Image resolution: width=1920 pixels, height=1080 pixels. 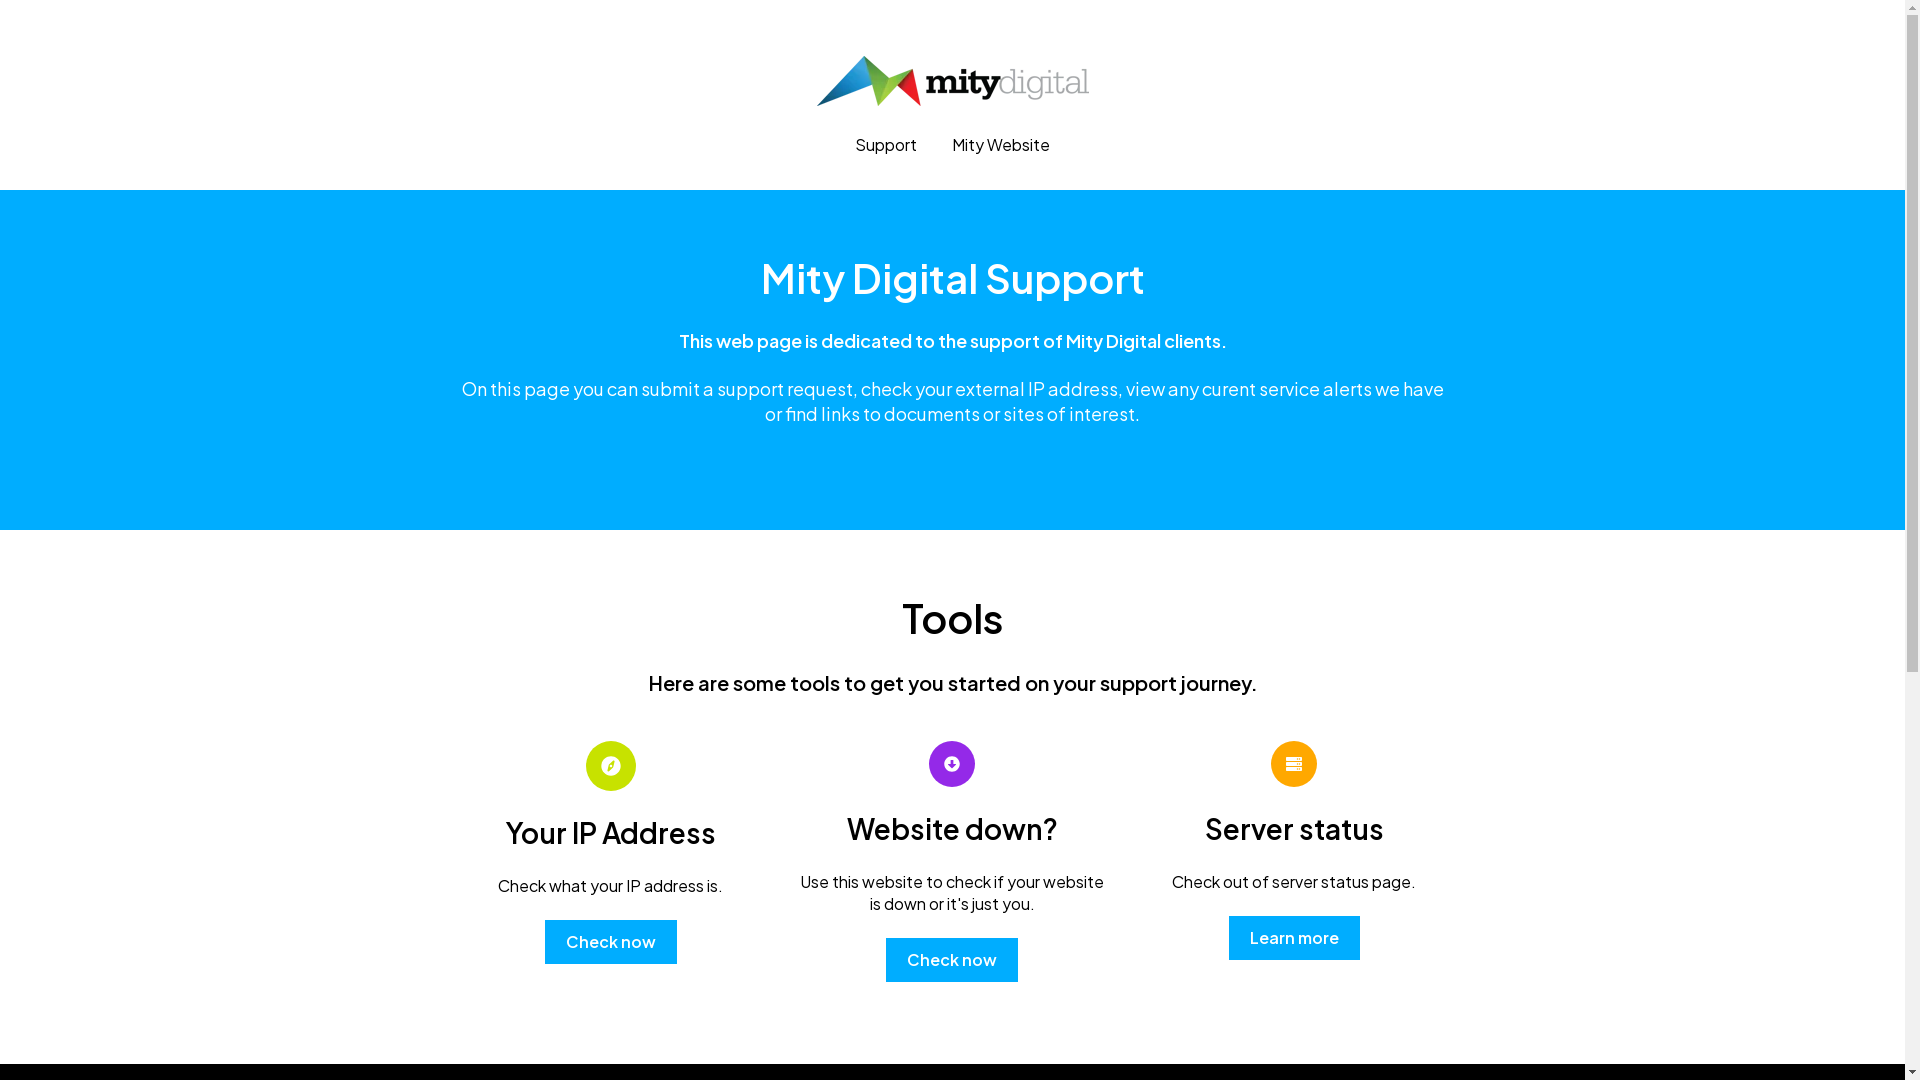 I want to click on 'Learn more', so click(x=1227, y=937).